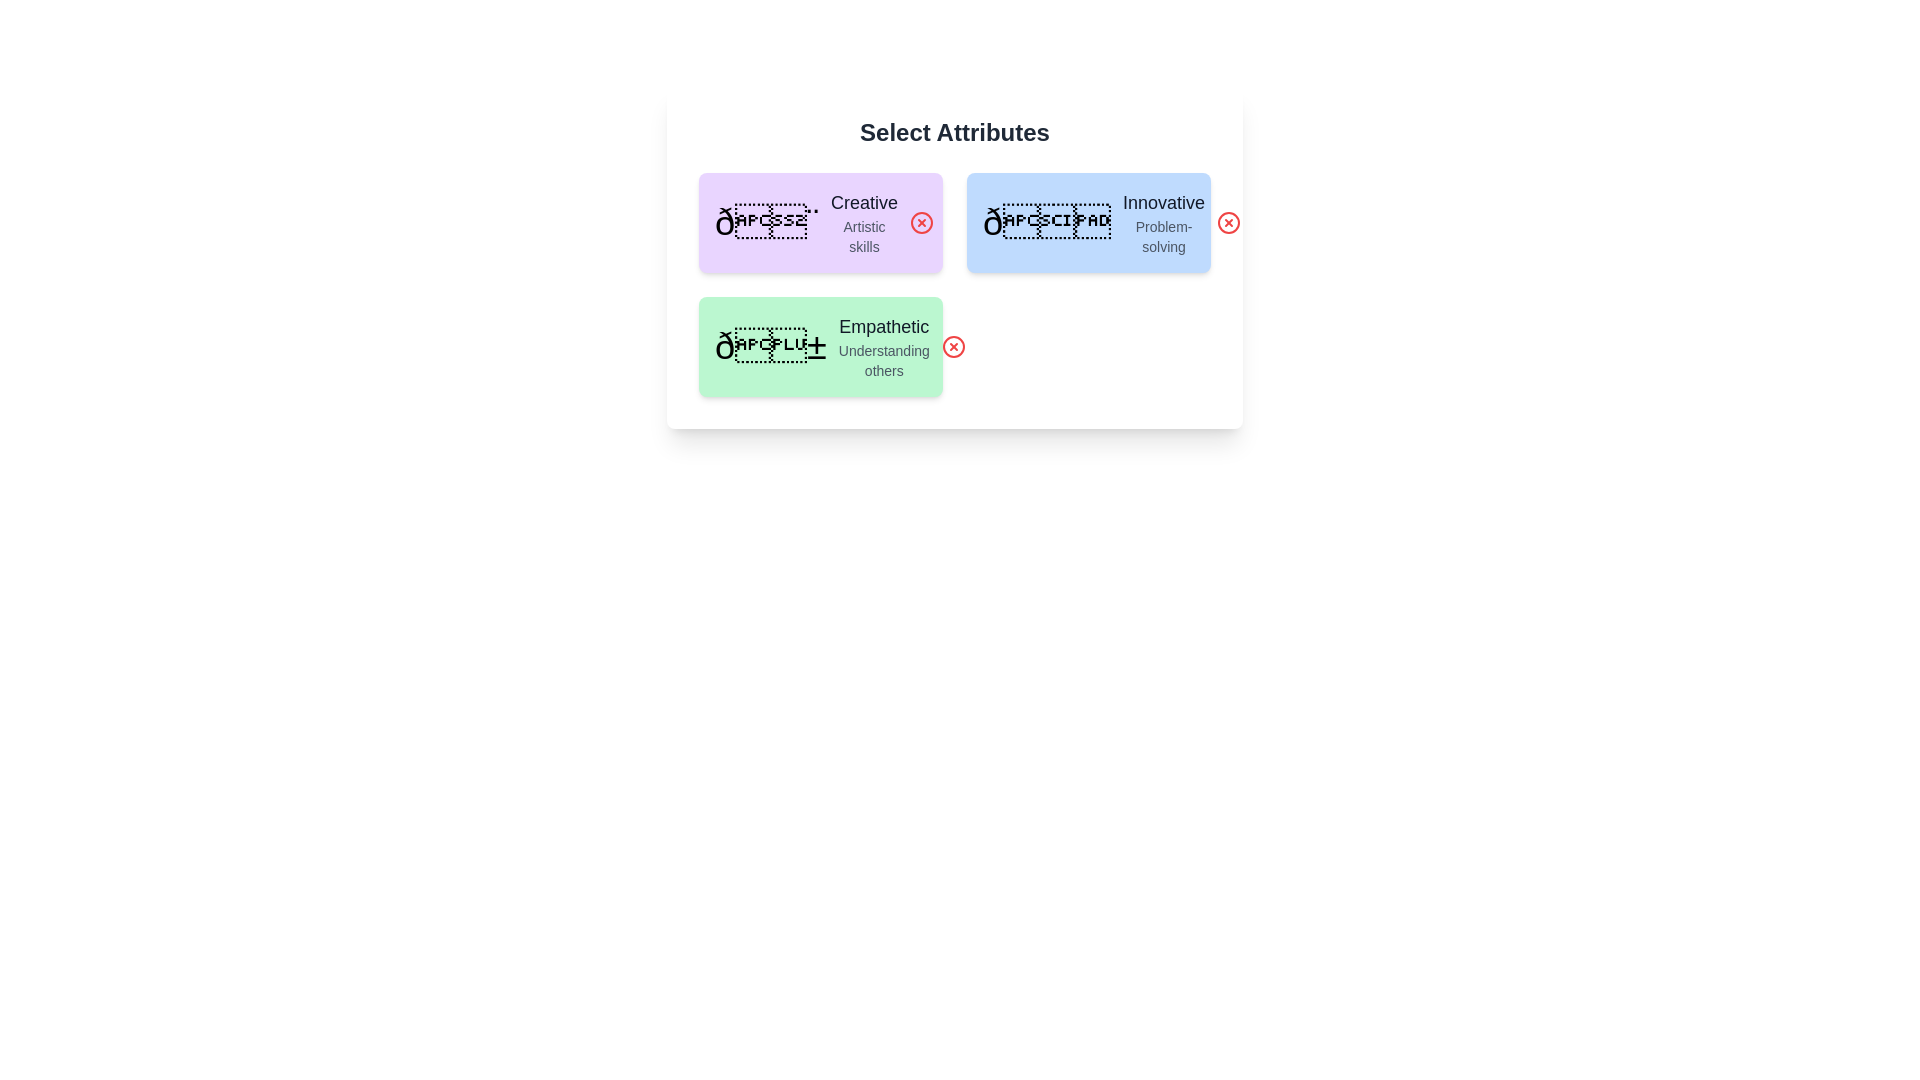 The height and width of the screenshot is (1080, 1920). I want to click on remove button for the attribute labeled Empathetic, so click(952, 346).